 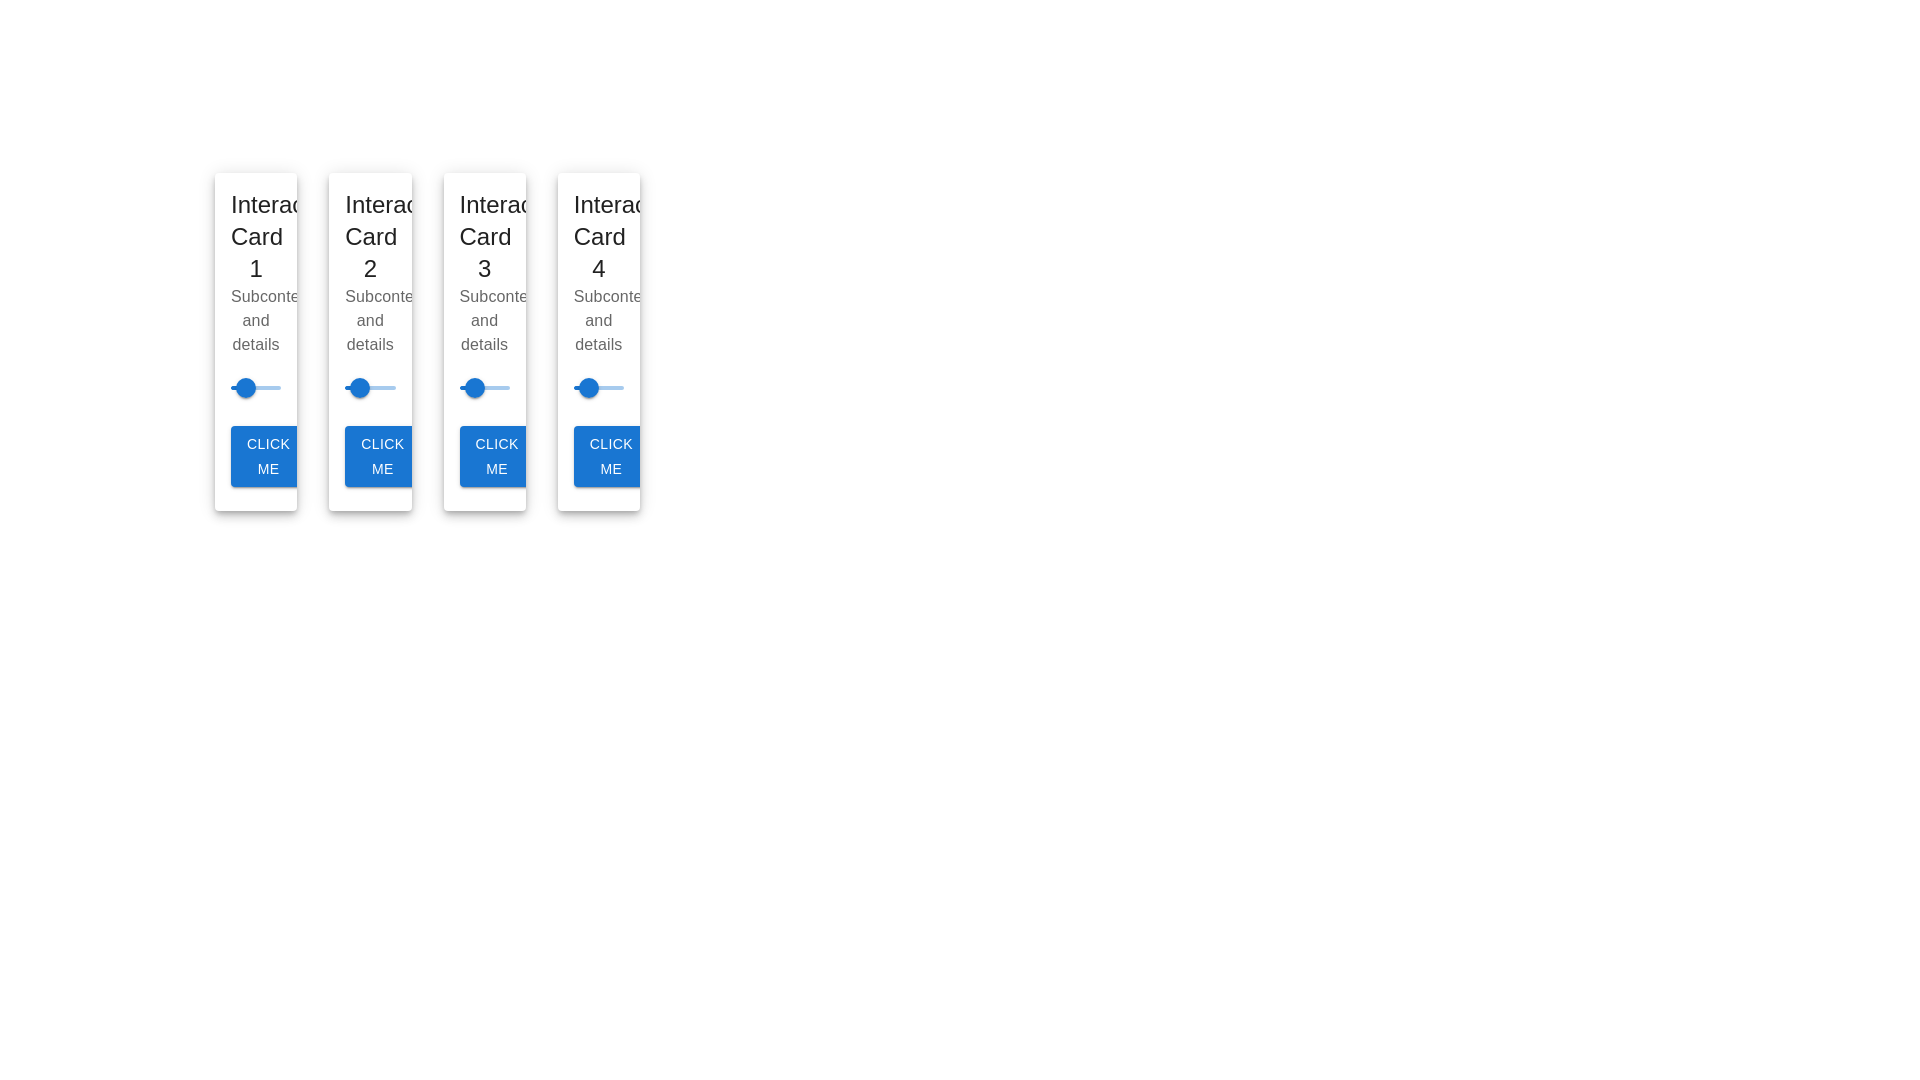 What do you see at coordinates (251, 388) in the screenshot?
I see `the slider` at bounding box center [251, 388].